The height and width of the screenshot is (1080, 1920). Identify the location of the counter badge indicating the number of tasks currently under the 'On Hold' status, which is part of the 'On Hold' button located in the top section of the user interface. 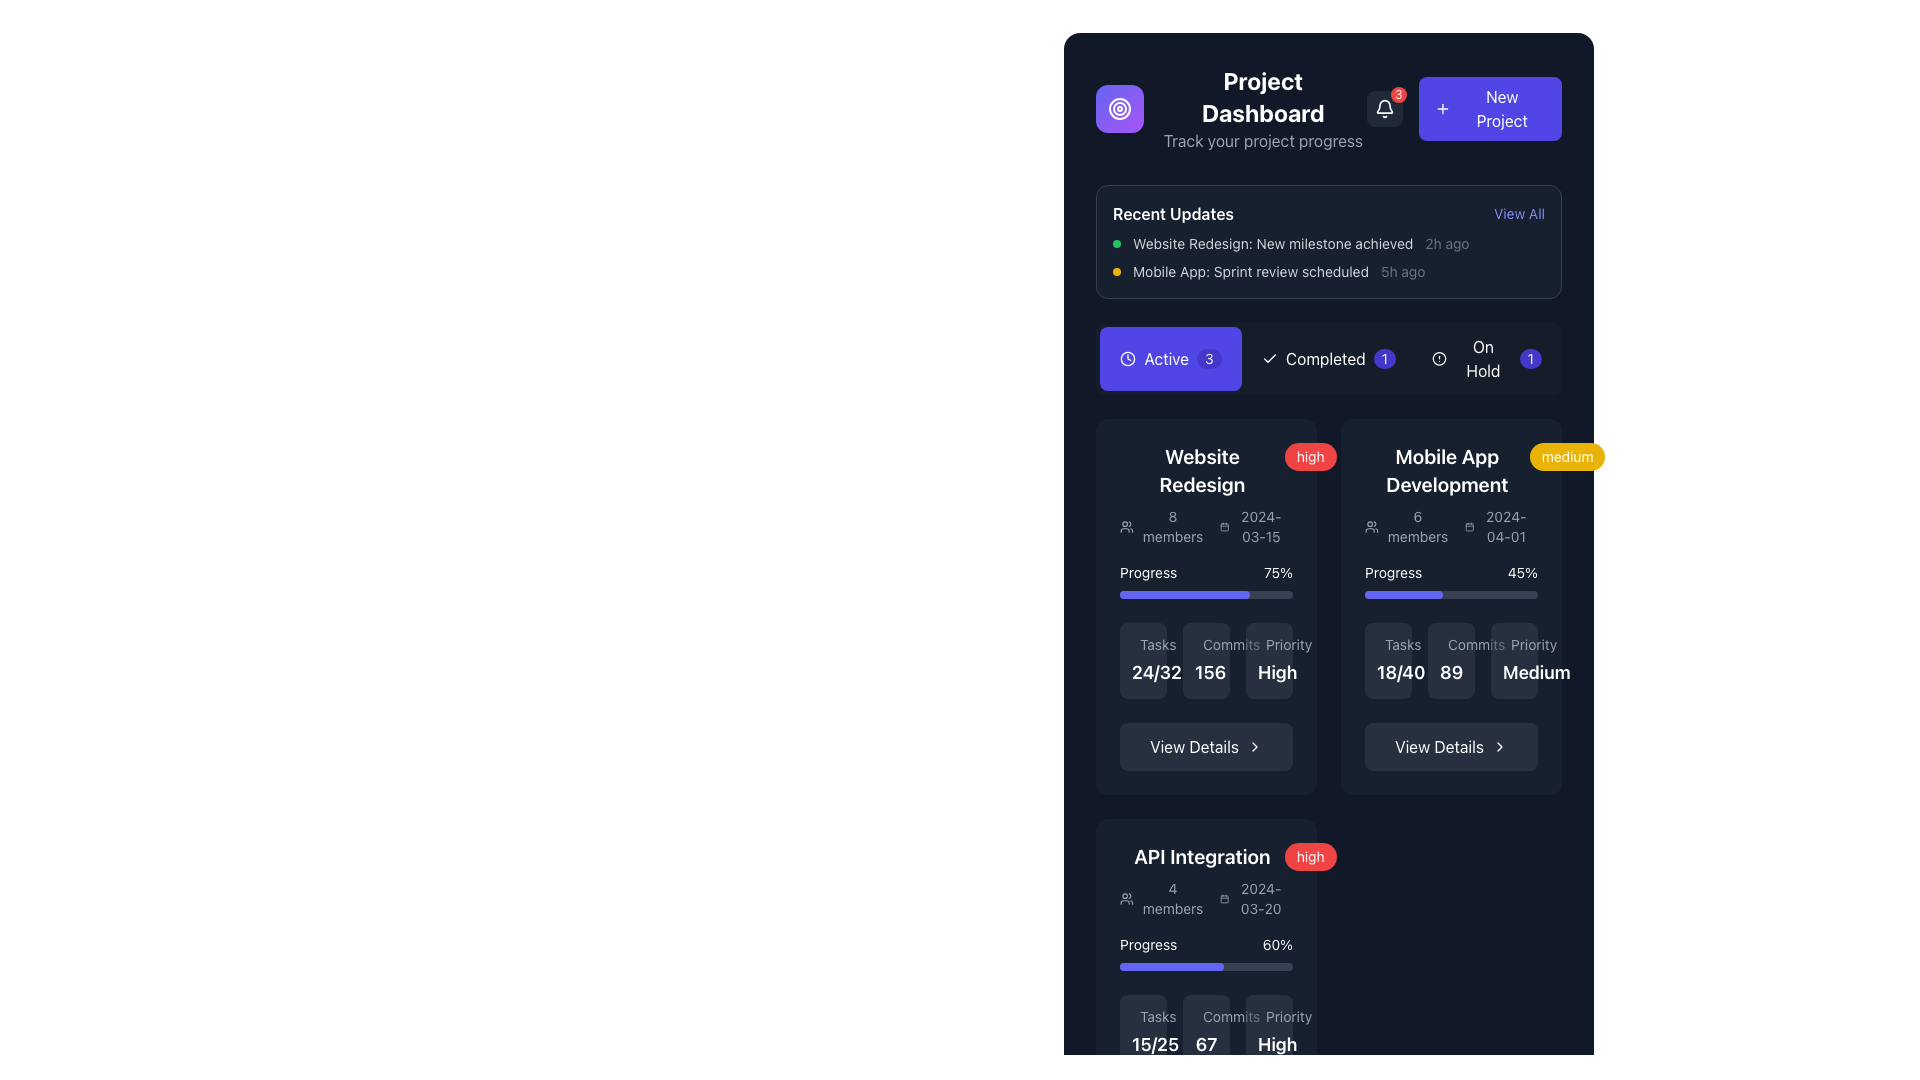
(1529, 357).